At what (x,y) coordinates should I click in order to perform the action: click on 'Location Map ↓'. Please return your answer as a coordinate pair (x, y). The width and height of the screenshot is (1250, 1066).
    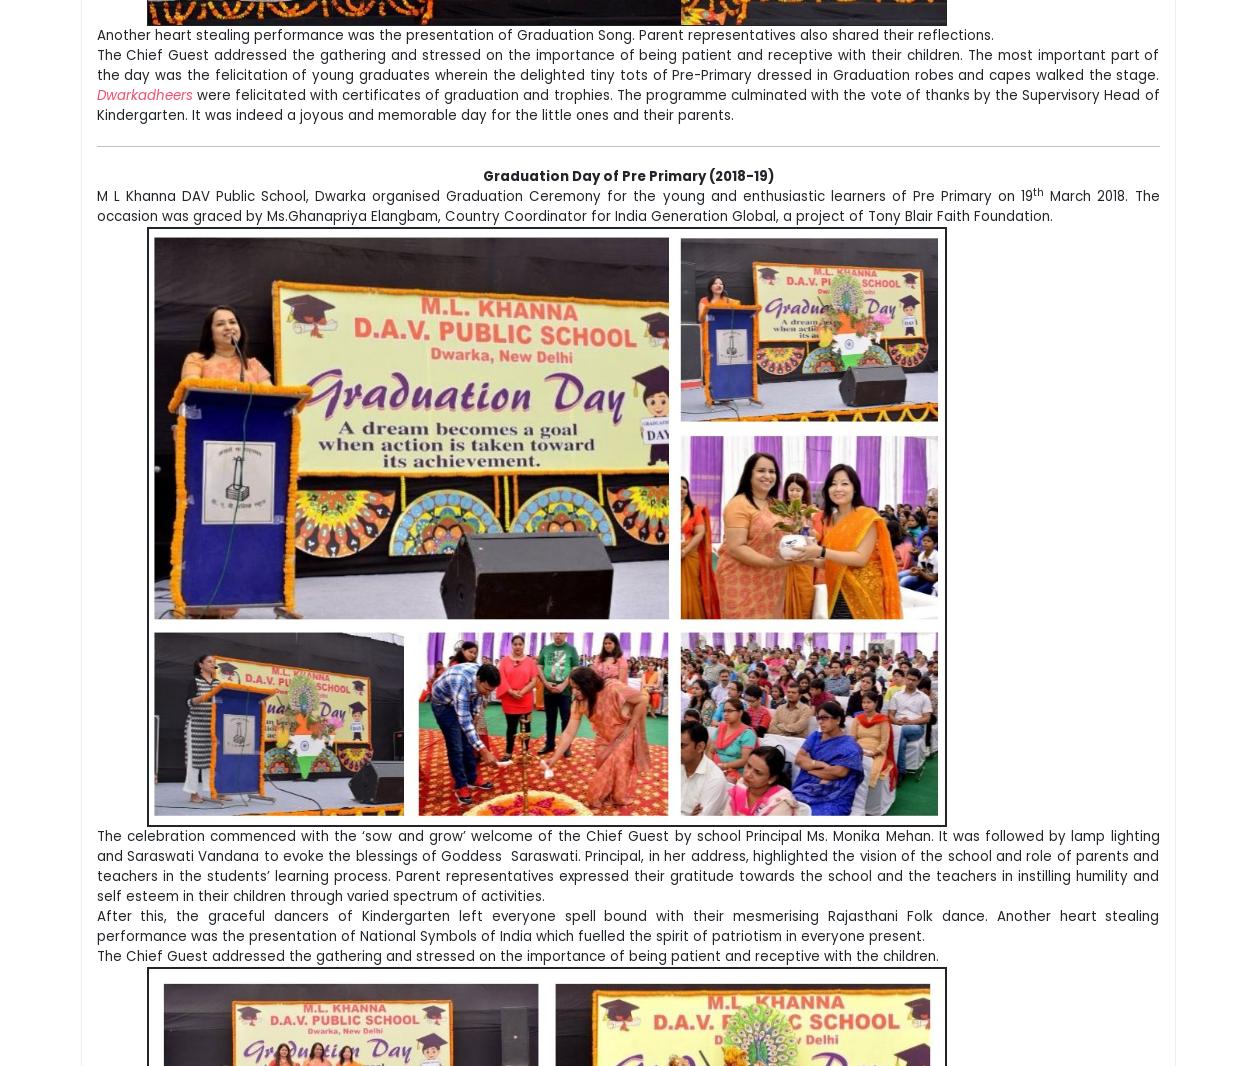
    Looking at the image, I should click on (912, 686).